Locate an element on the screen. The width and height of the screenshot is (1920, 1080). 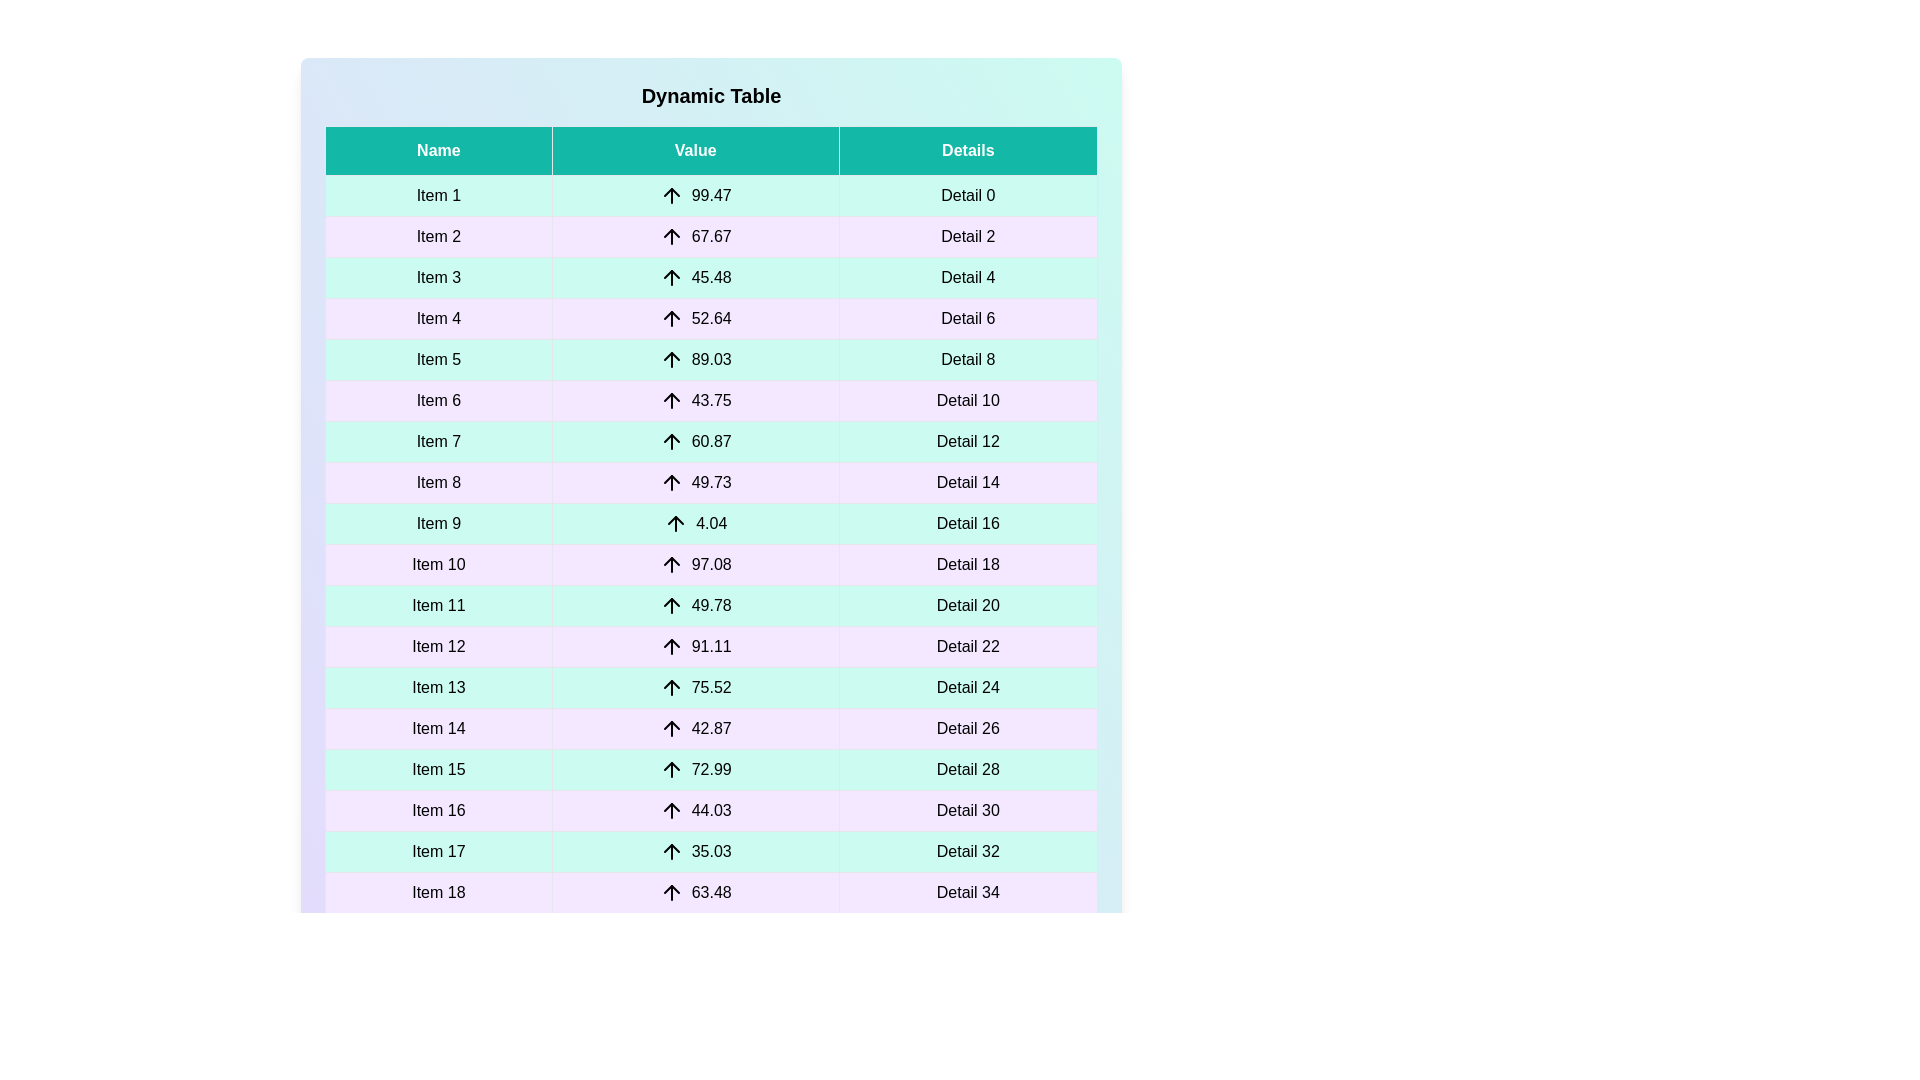
the header of the column Value to sort it is located at coordinates (695, 149).